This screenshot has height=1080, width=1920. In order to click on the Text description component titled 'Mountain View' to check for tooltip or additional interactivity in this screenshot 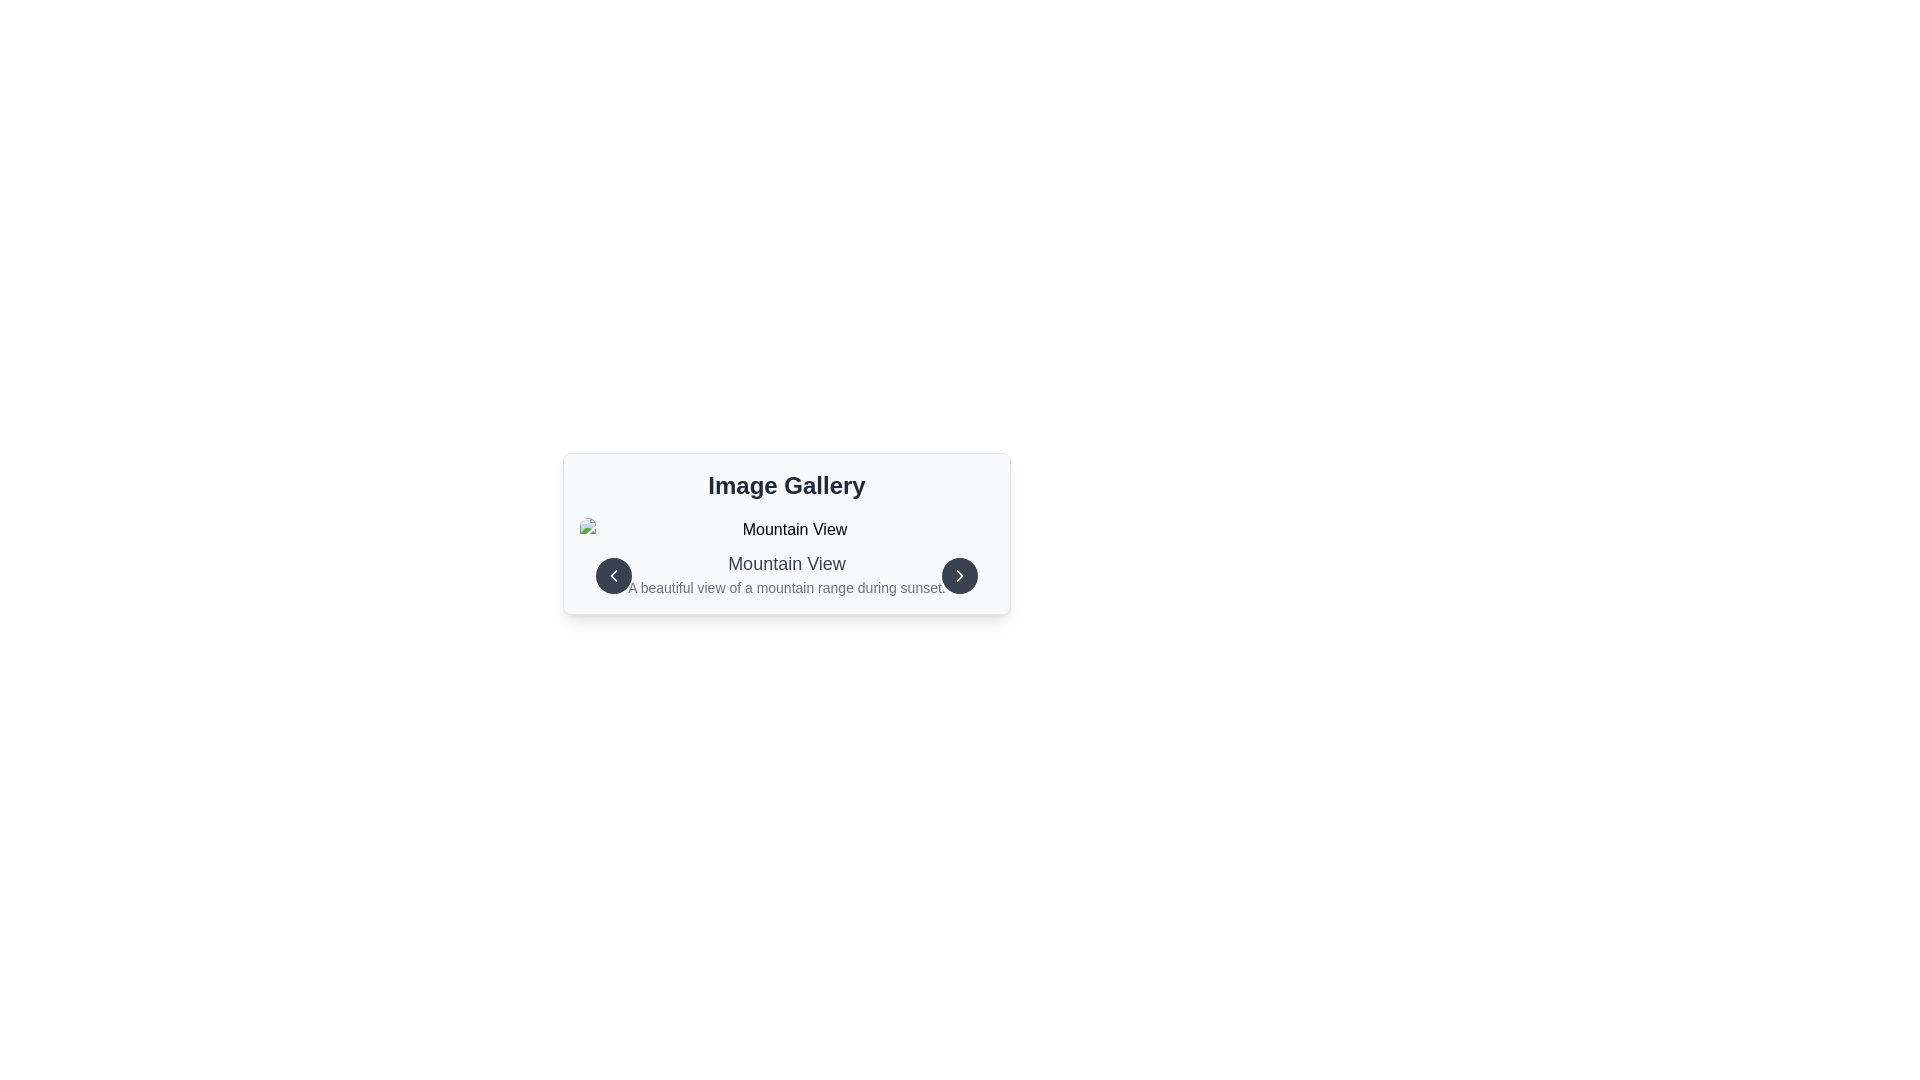, I will do `click(786, 574)`.